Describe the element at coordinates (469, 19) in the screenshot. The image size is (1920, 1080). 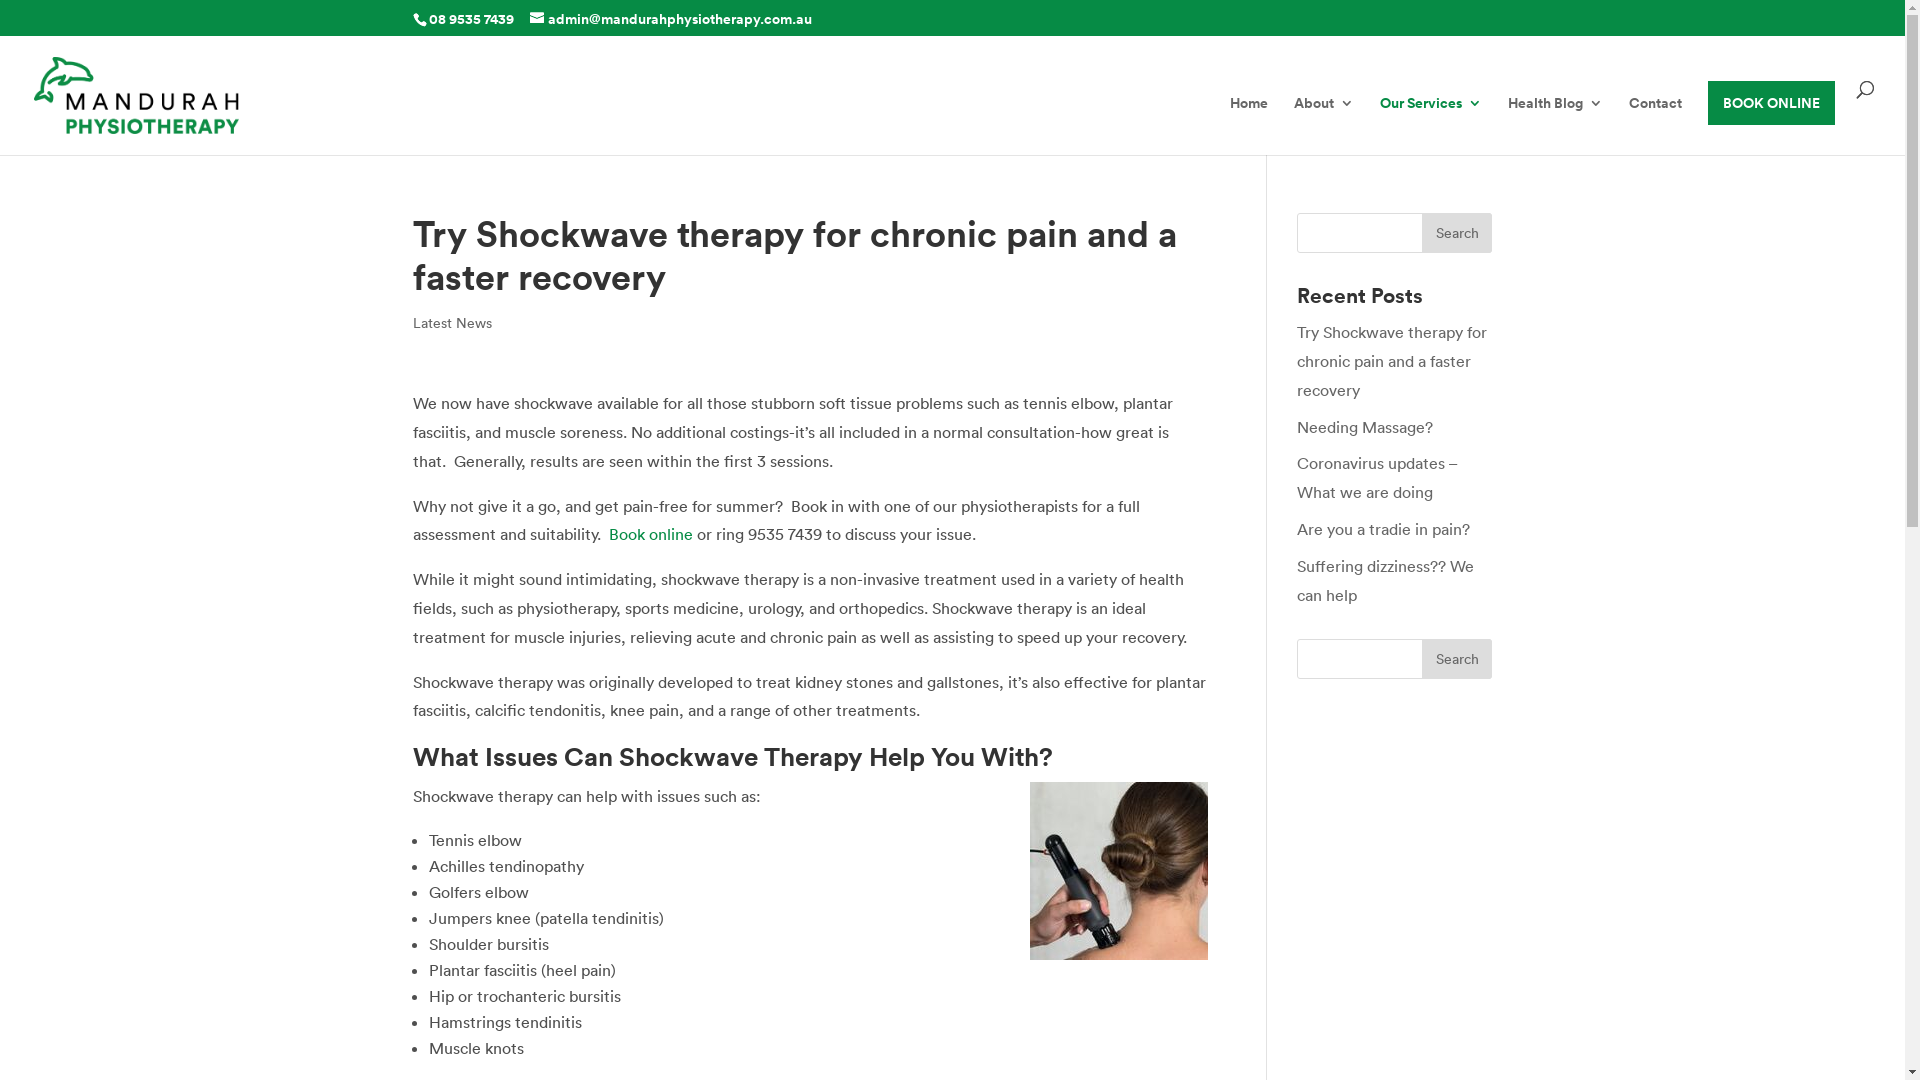
I see `'08 9535 7439'` at that location.